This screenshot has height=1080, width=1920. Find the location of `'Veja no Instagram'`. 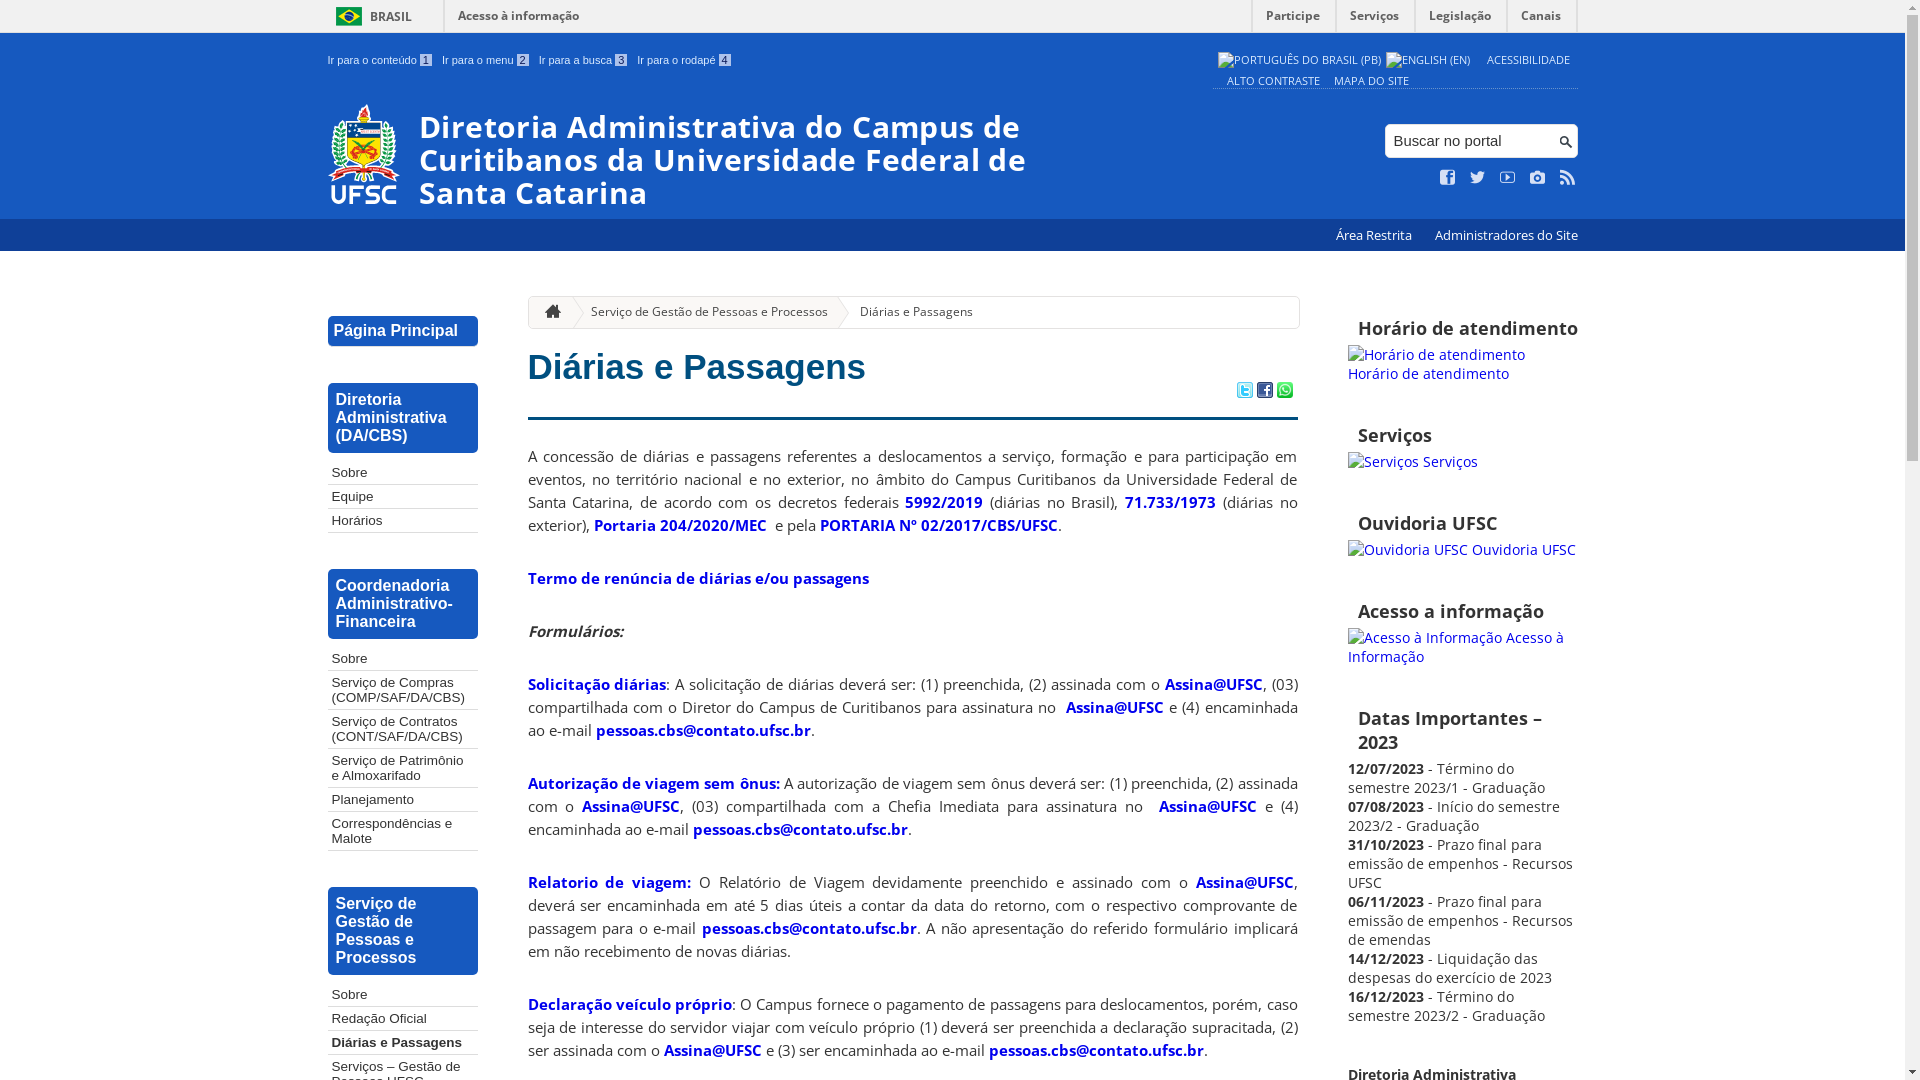

'Veja no Instagram' is located at coordinates (1536, 176).